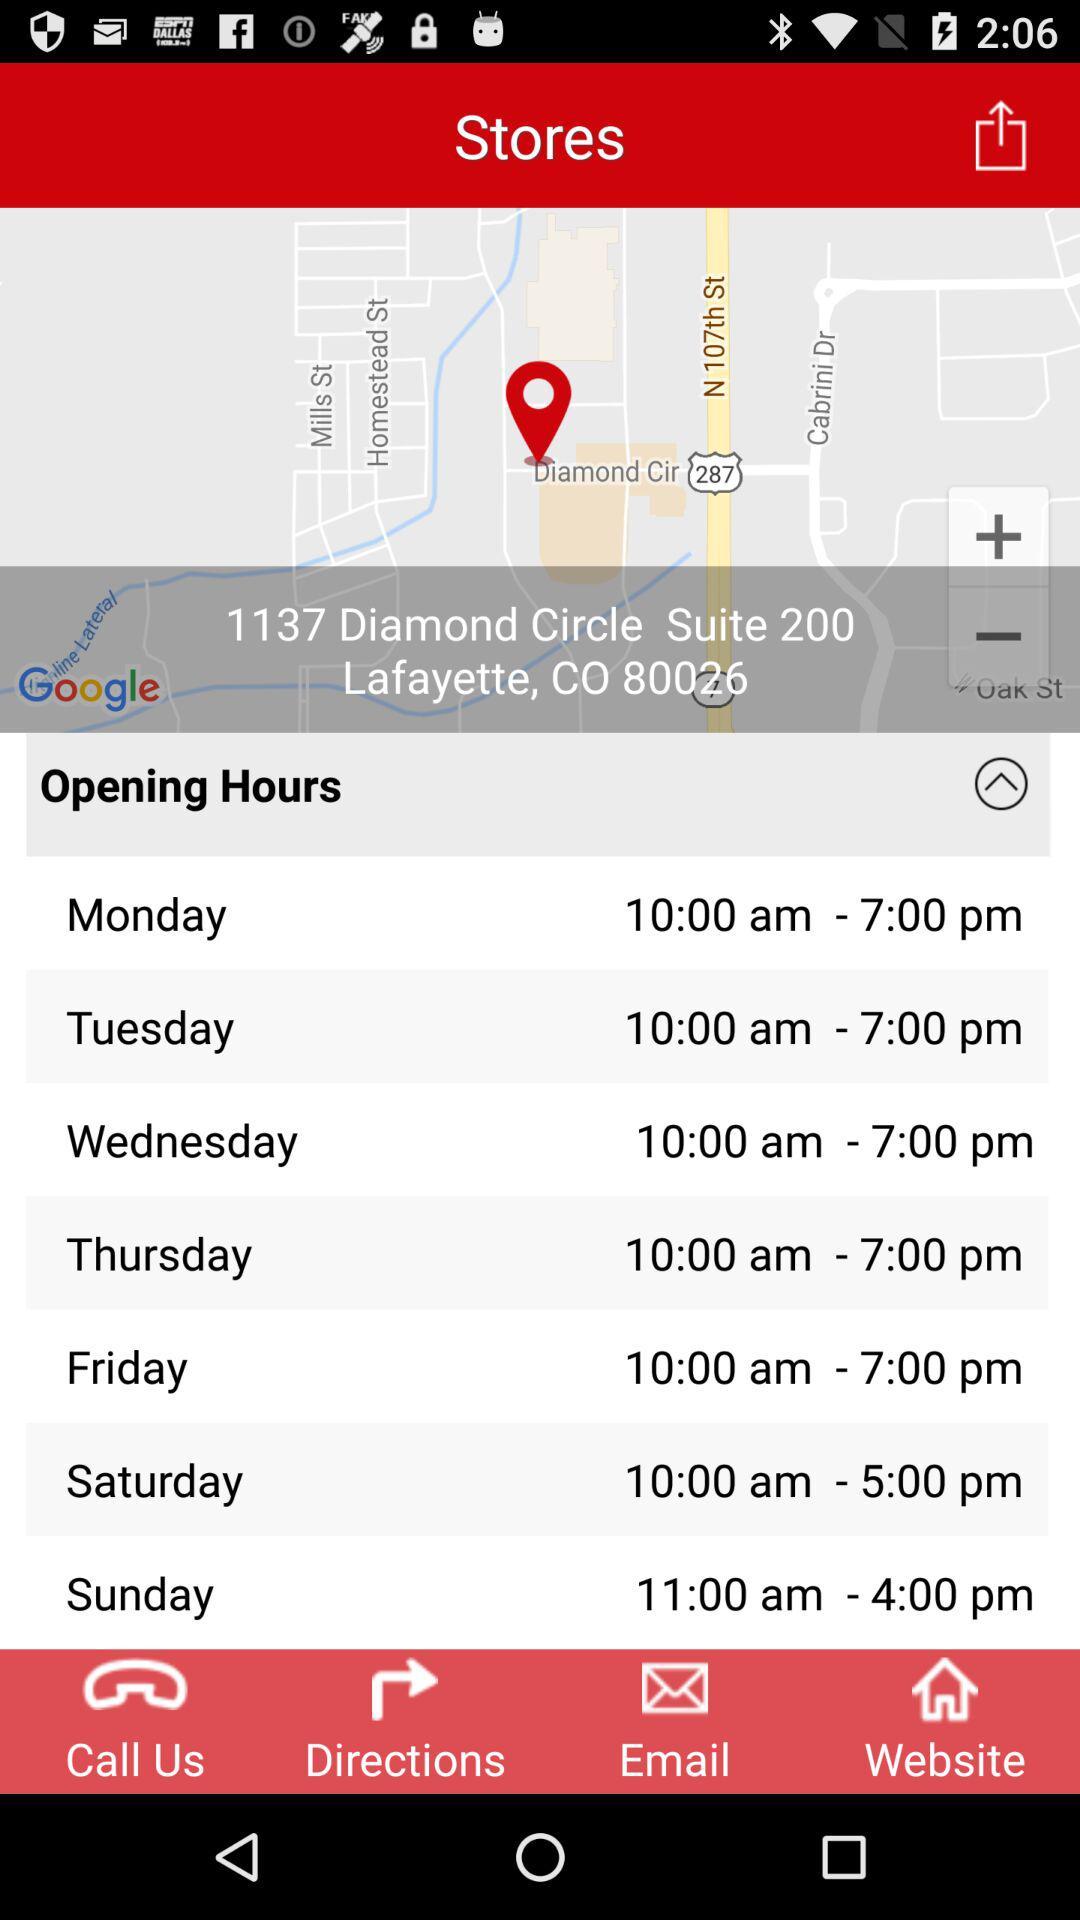 The width and height of the screenshot is (1080, 1920). What do you see at coordinates (675, 1720) in the screenshot?
I see `email icon` at bounding box center [675, 1720].